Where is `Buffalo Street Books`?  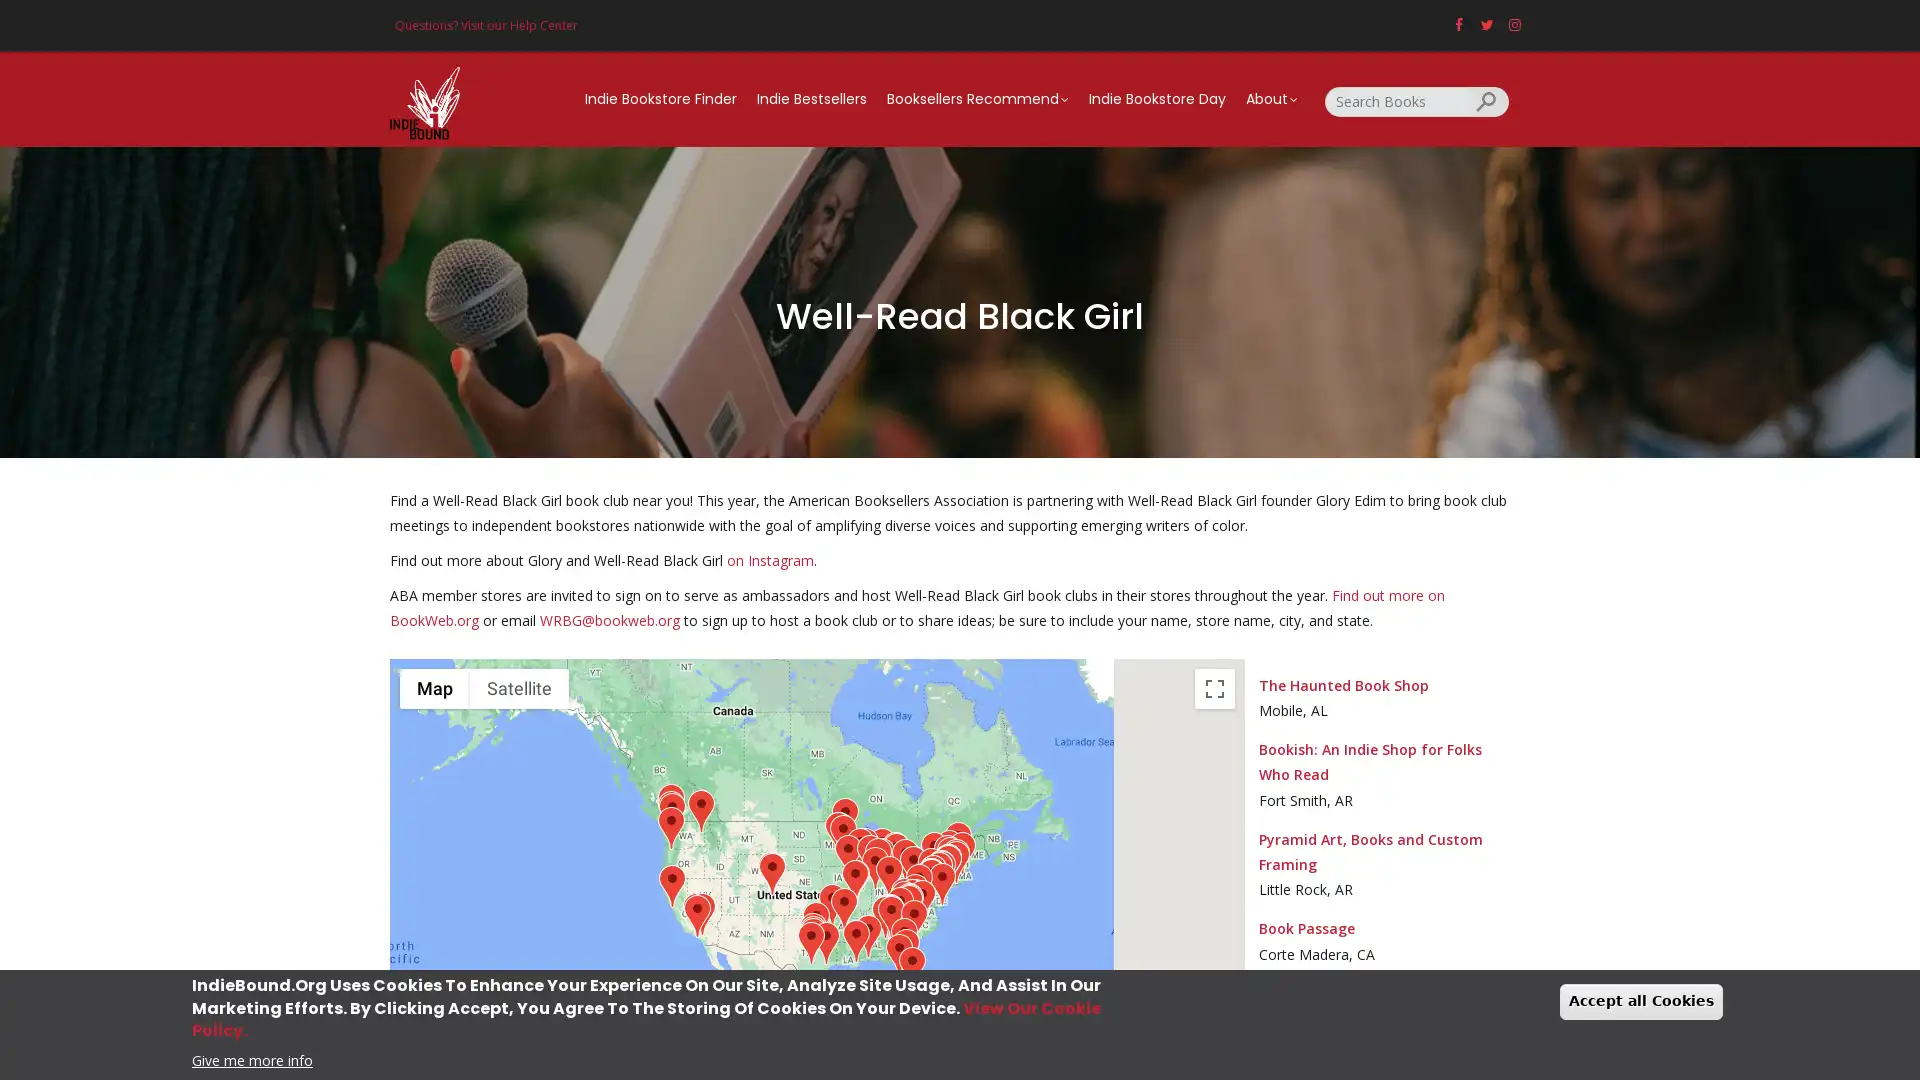 Buffalo Street Books is located at coordinates (932, 852).